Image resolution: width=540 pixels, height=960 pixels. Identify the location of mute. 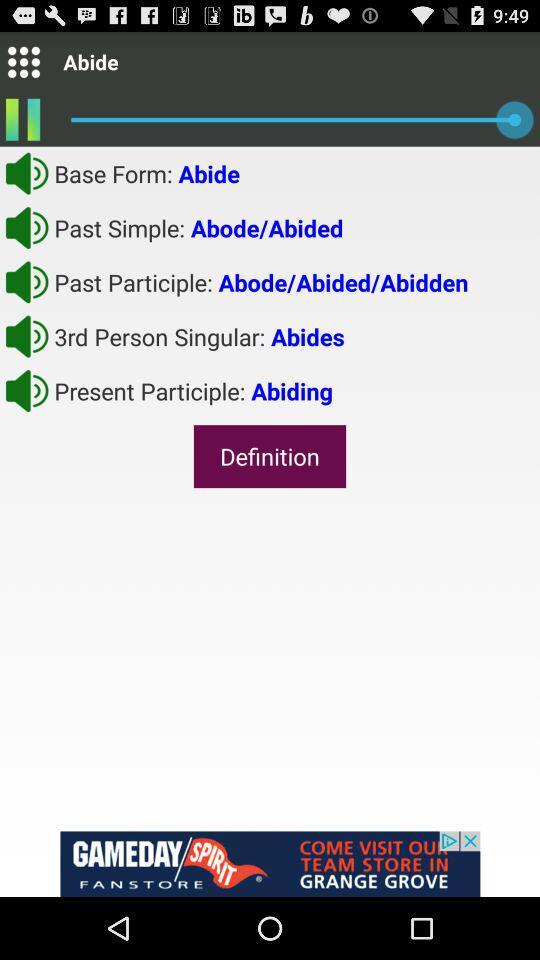
(26, 389).